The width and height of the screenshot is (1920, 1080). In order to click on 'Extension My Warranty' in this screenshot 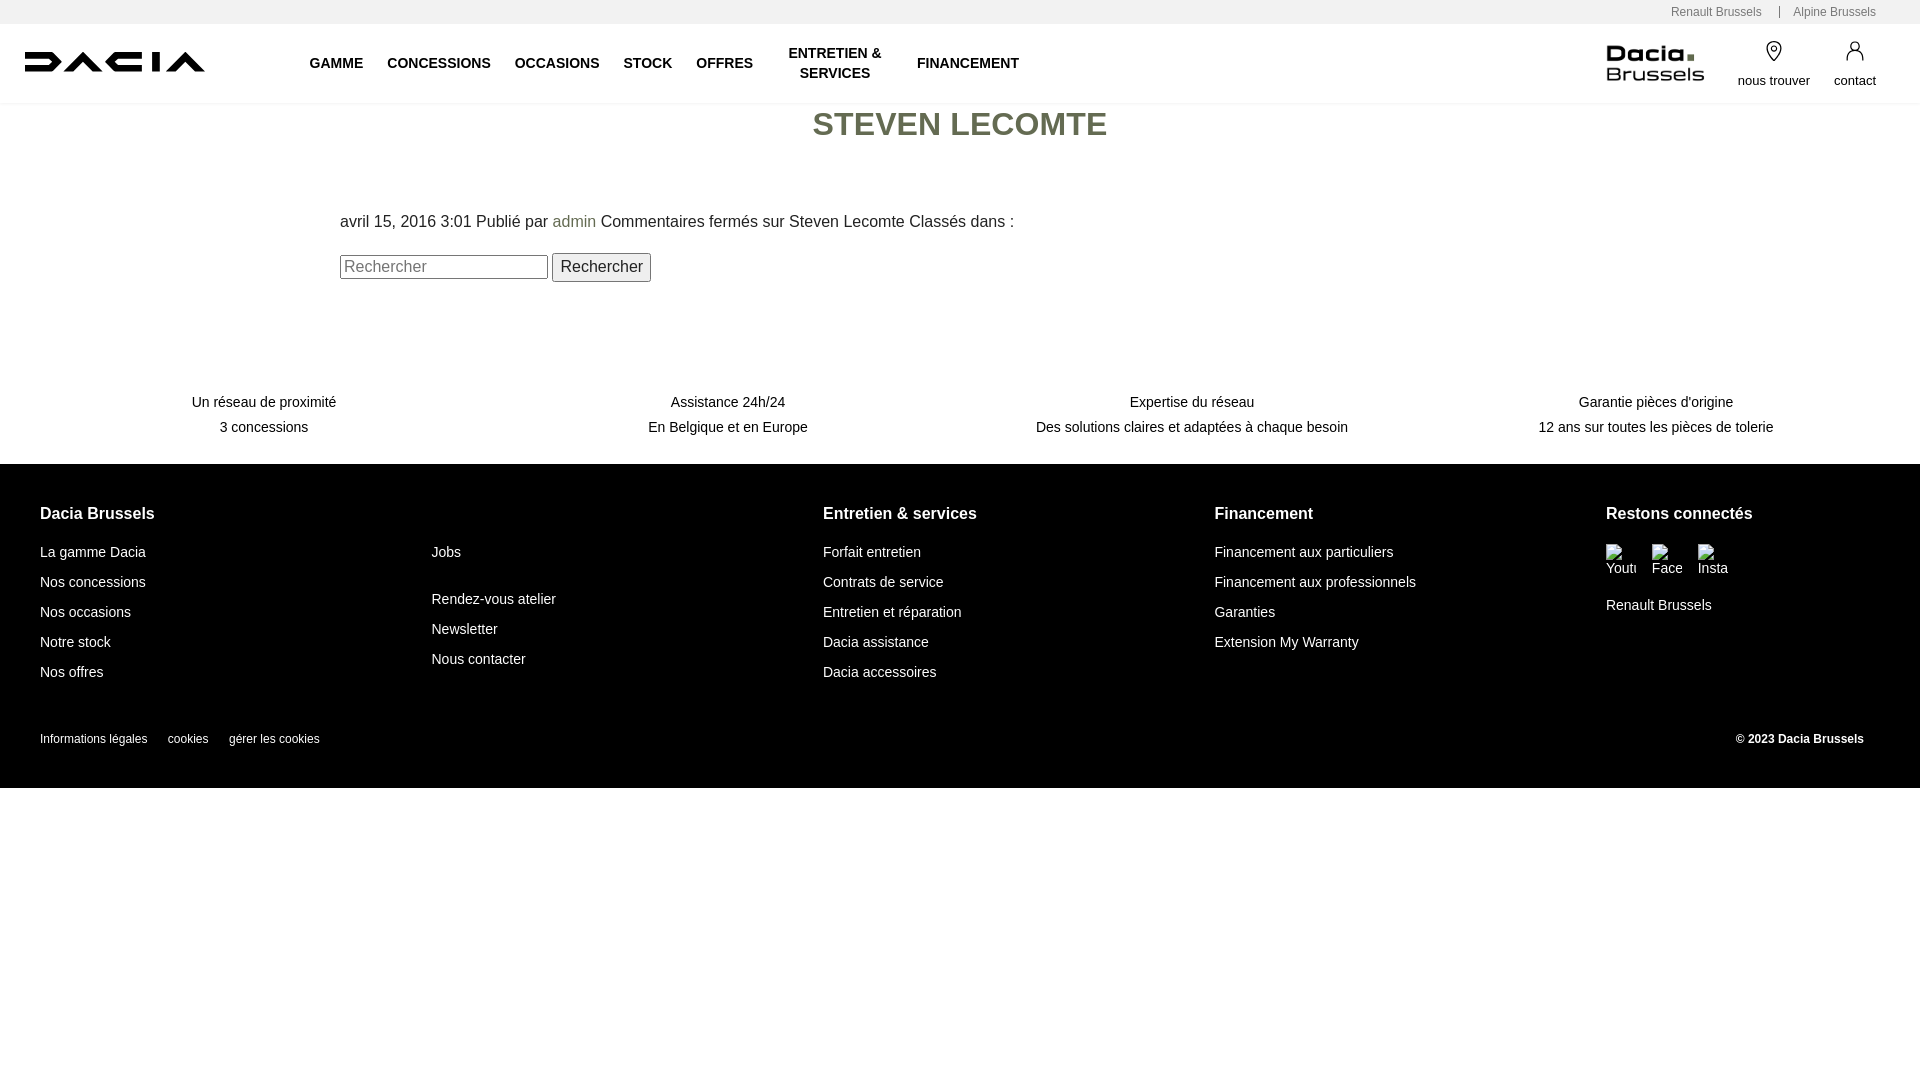, I will do `click(1286, 641)`.